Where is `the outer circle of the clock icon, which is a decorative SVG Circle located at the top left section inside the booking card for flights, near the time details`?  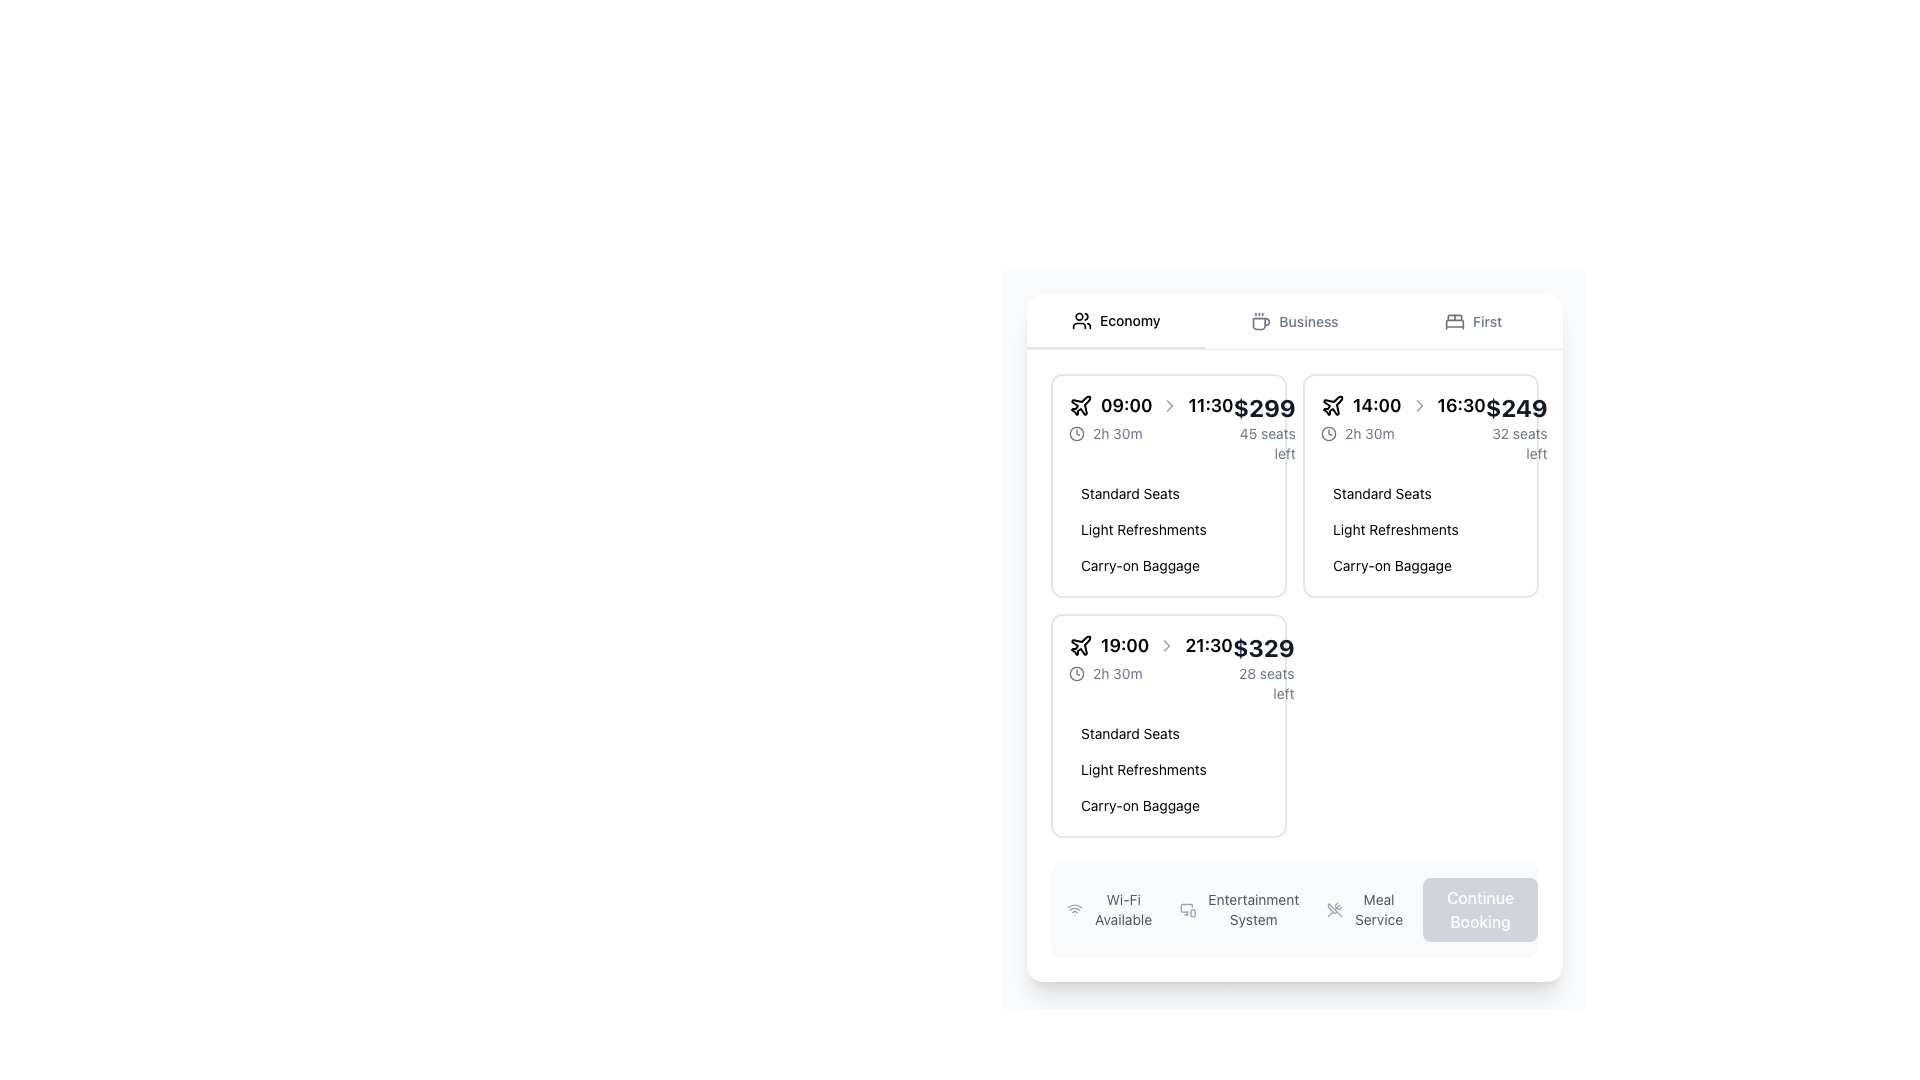 the outer circle of the clock icon, which is a decorative SVG Circle located at the top left section inside the booking card for flights, near the time details is located at coordinates (1329, 433).